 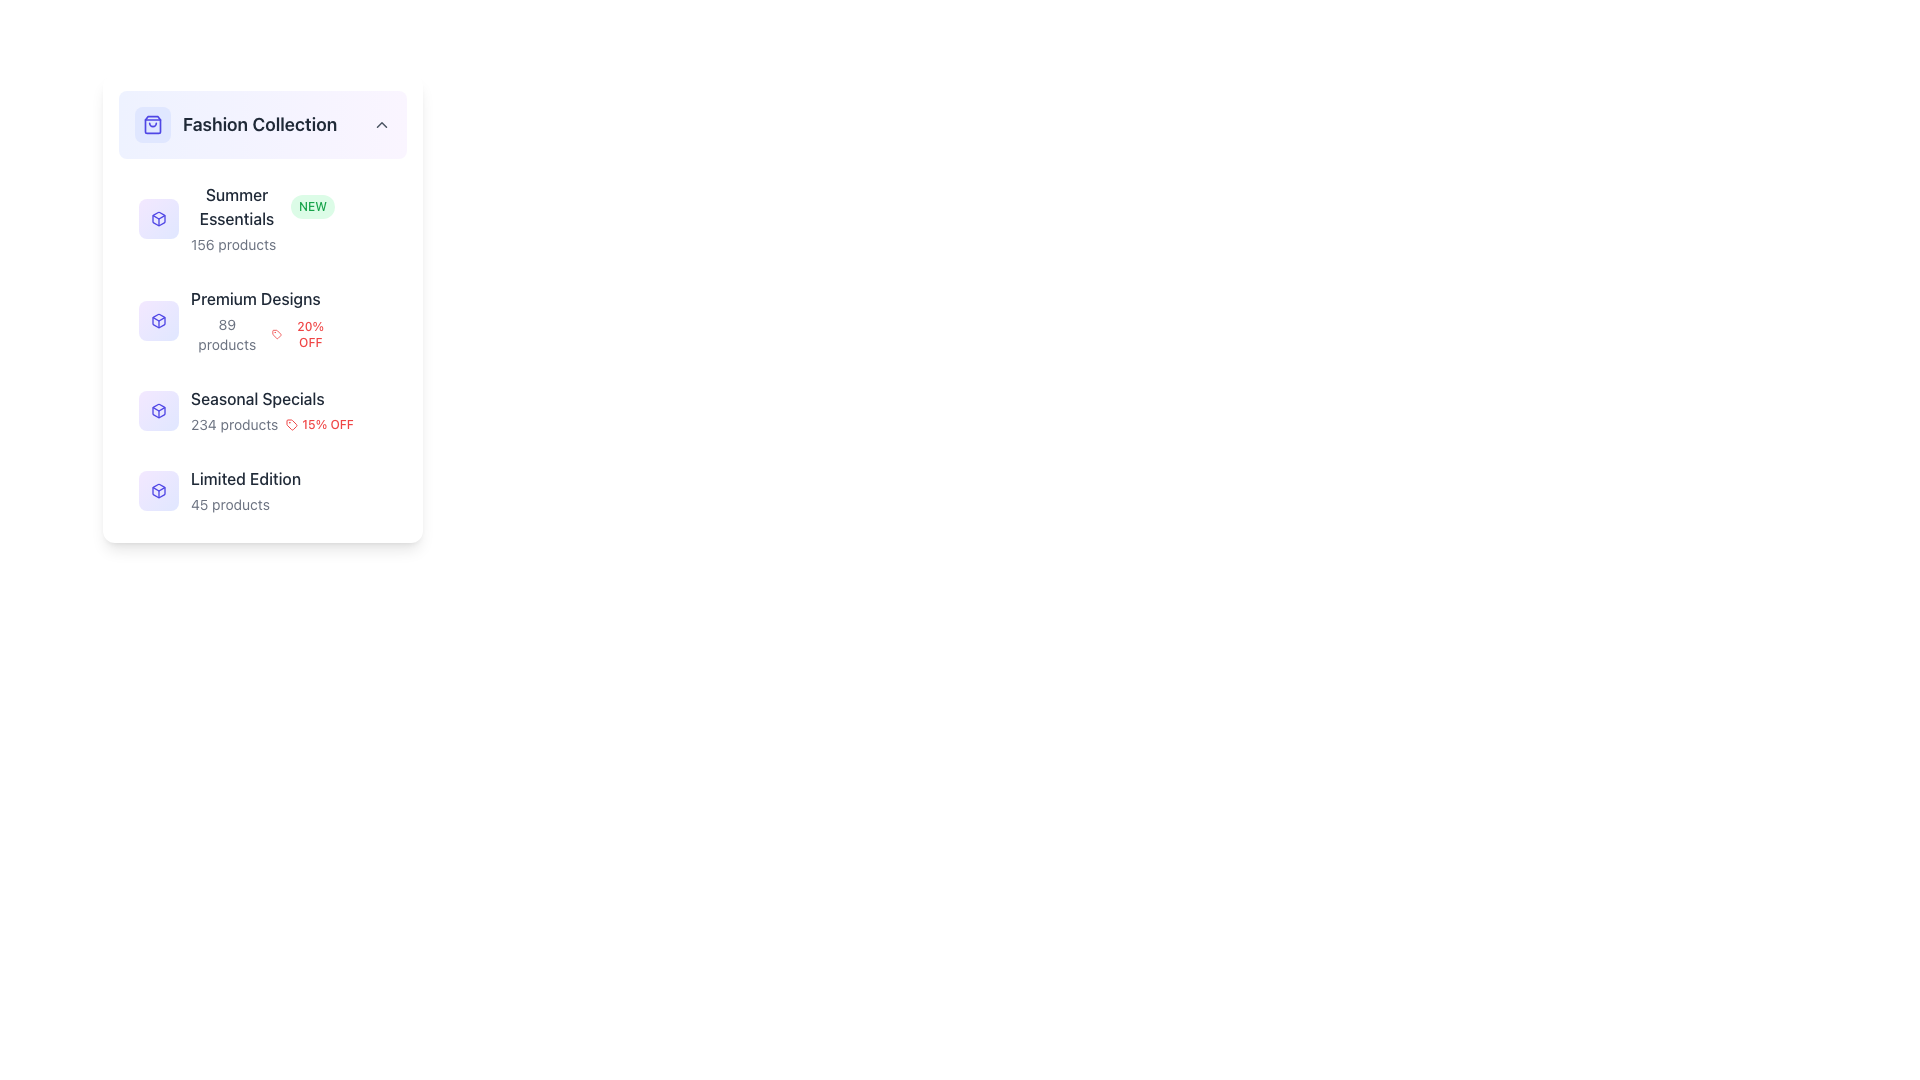 I want to click on the Textual Information Group containing product categories like 'Summer Essentials', 'Premium Designs', and 'Seasonal Specials', so click(x=262, y=347).